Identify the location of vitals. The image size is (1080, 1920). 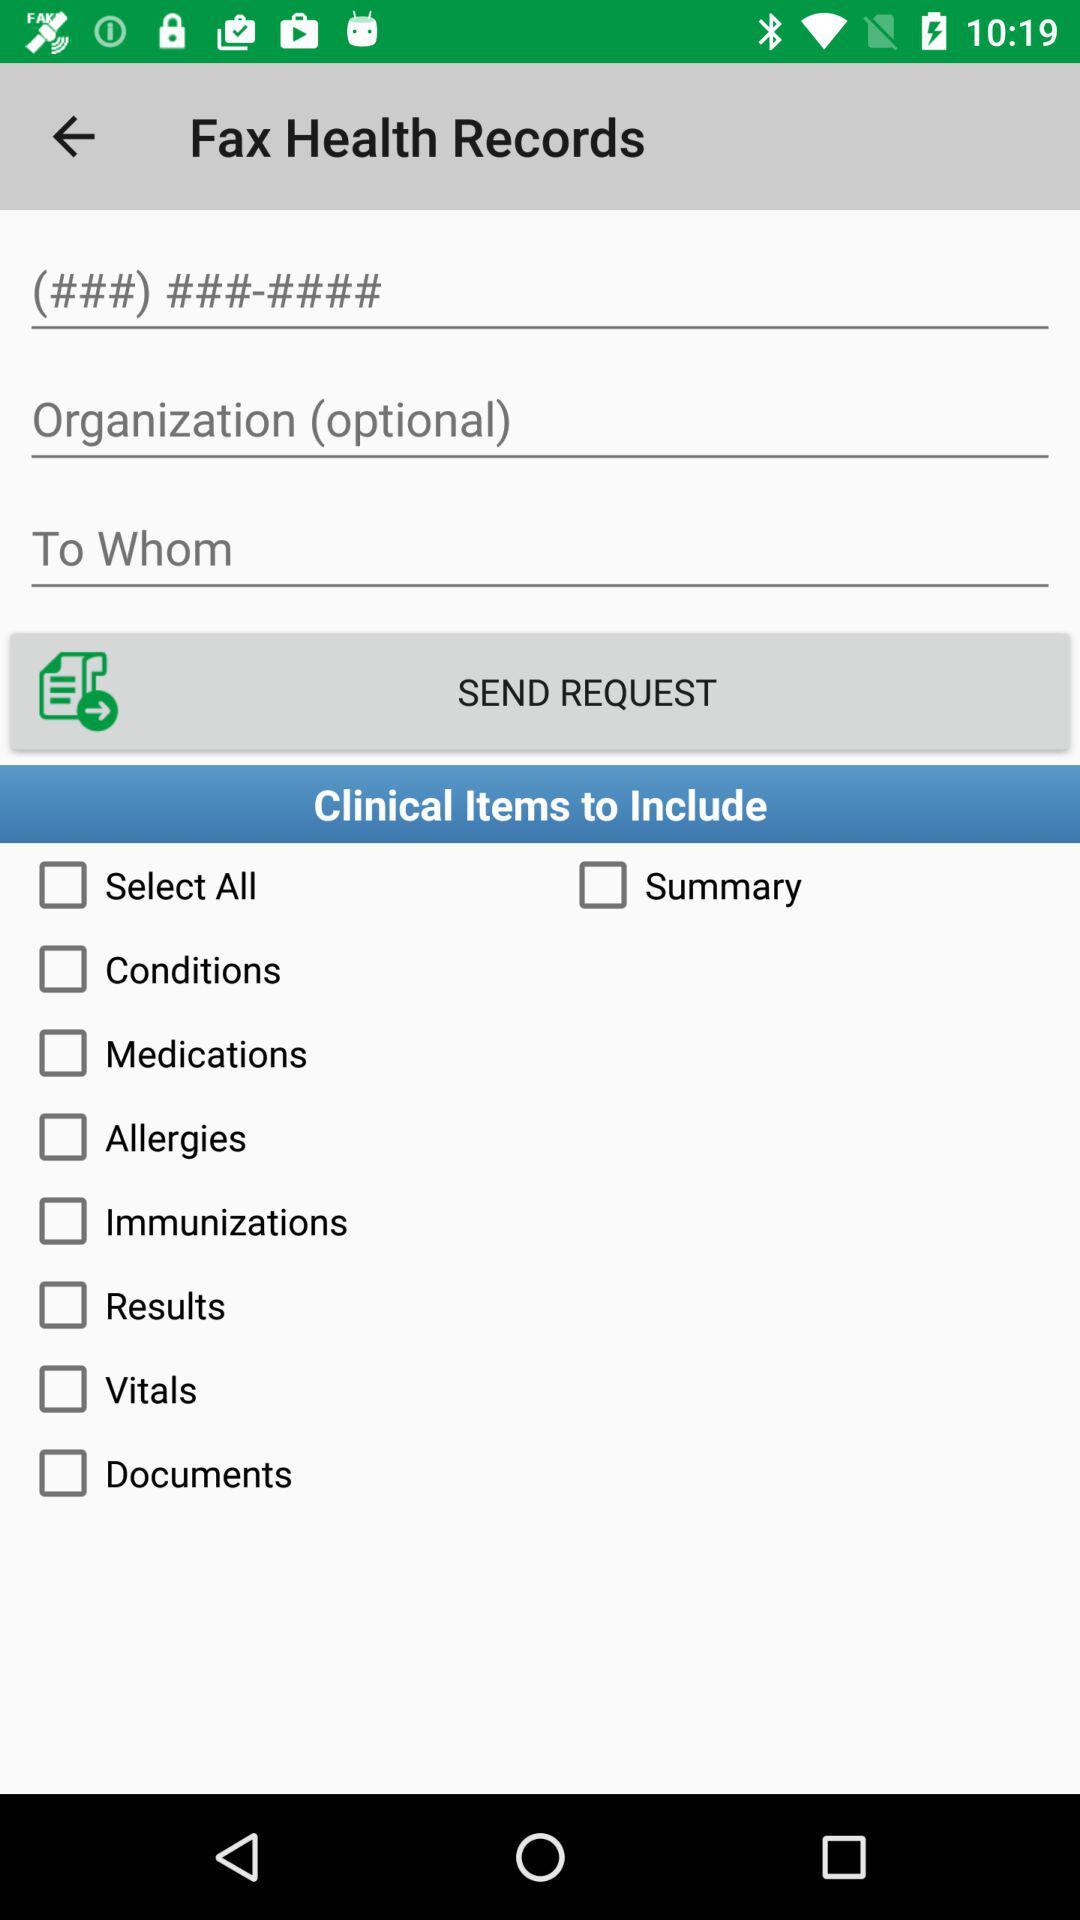
(540, 1387).